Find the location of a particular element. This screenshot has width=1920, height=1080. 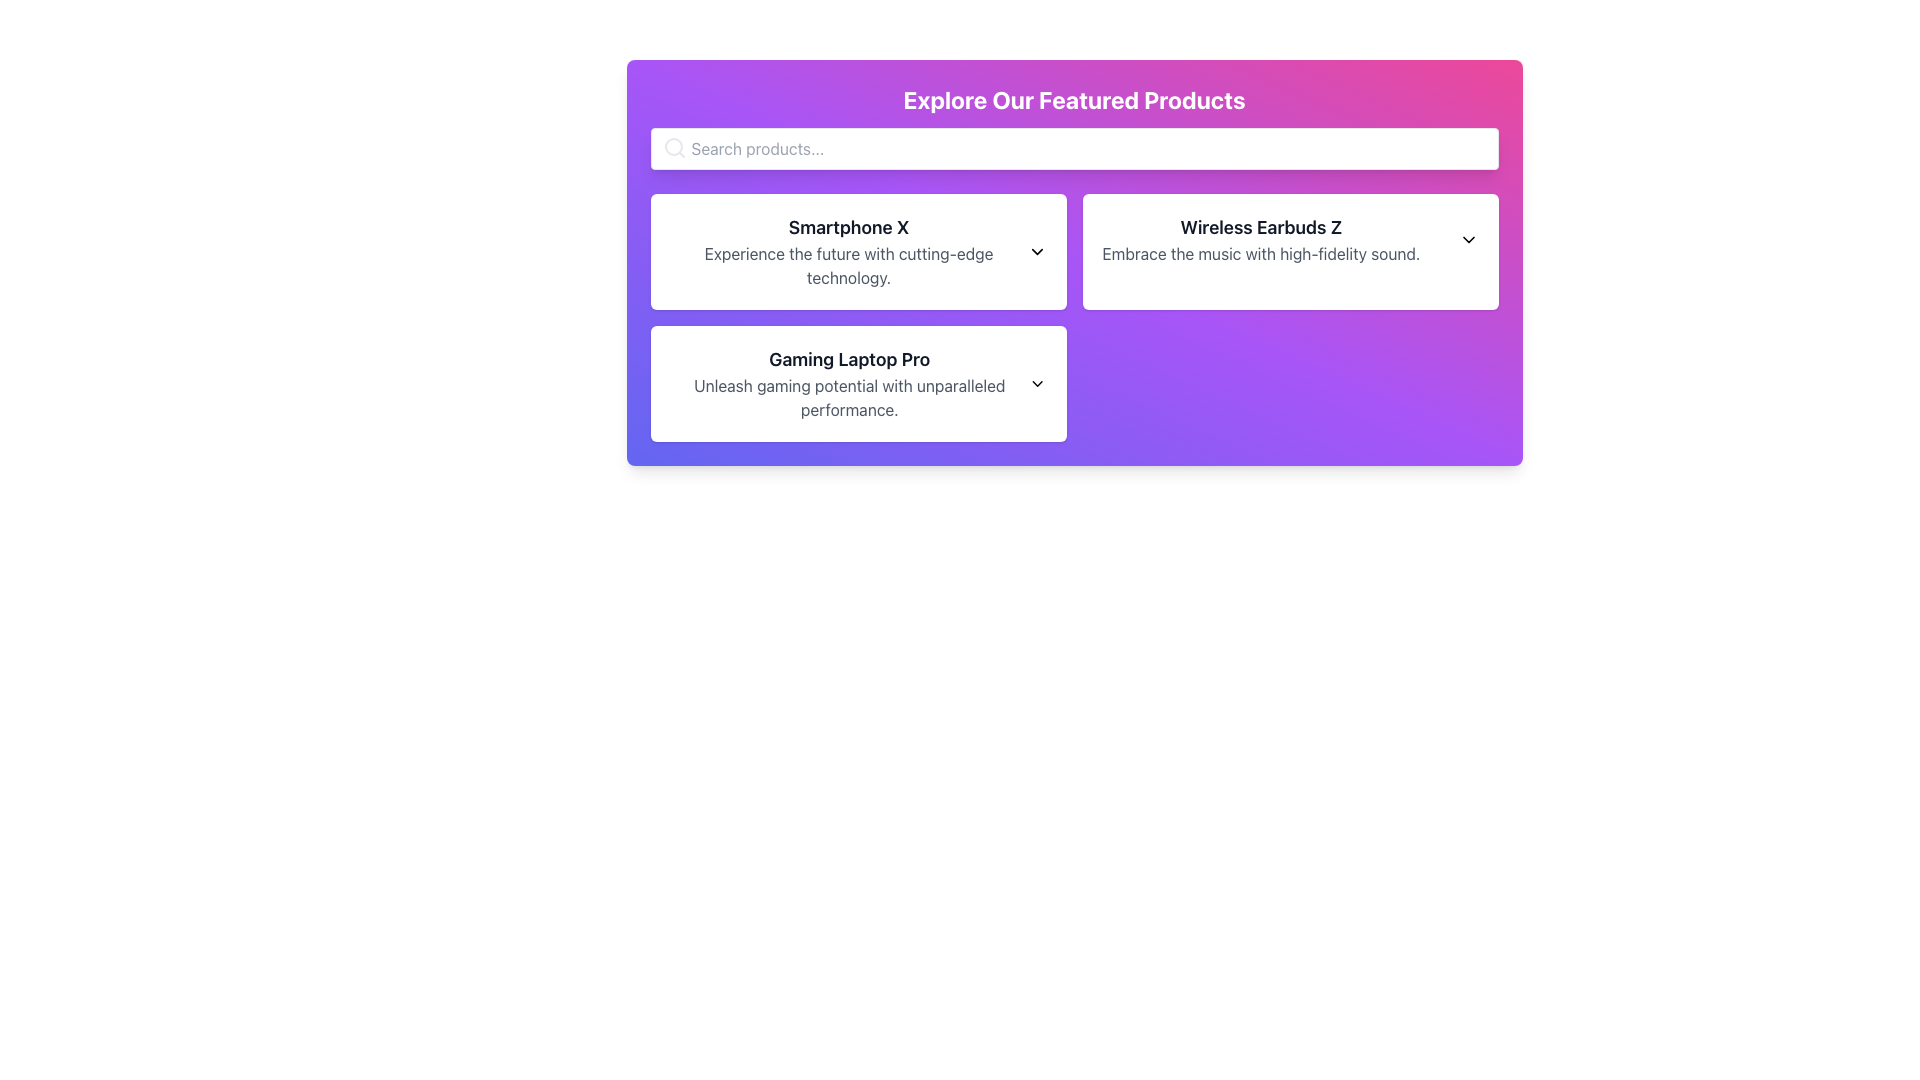

the title text element labeled 'Gaming Laptop Pro', which is positioned in the upper section of the product card is located at coordinates (849, 358).